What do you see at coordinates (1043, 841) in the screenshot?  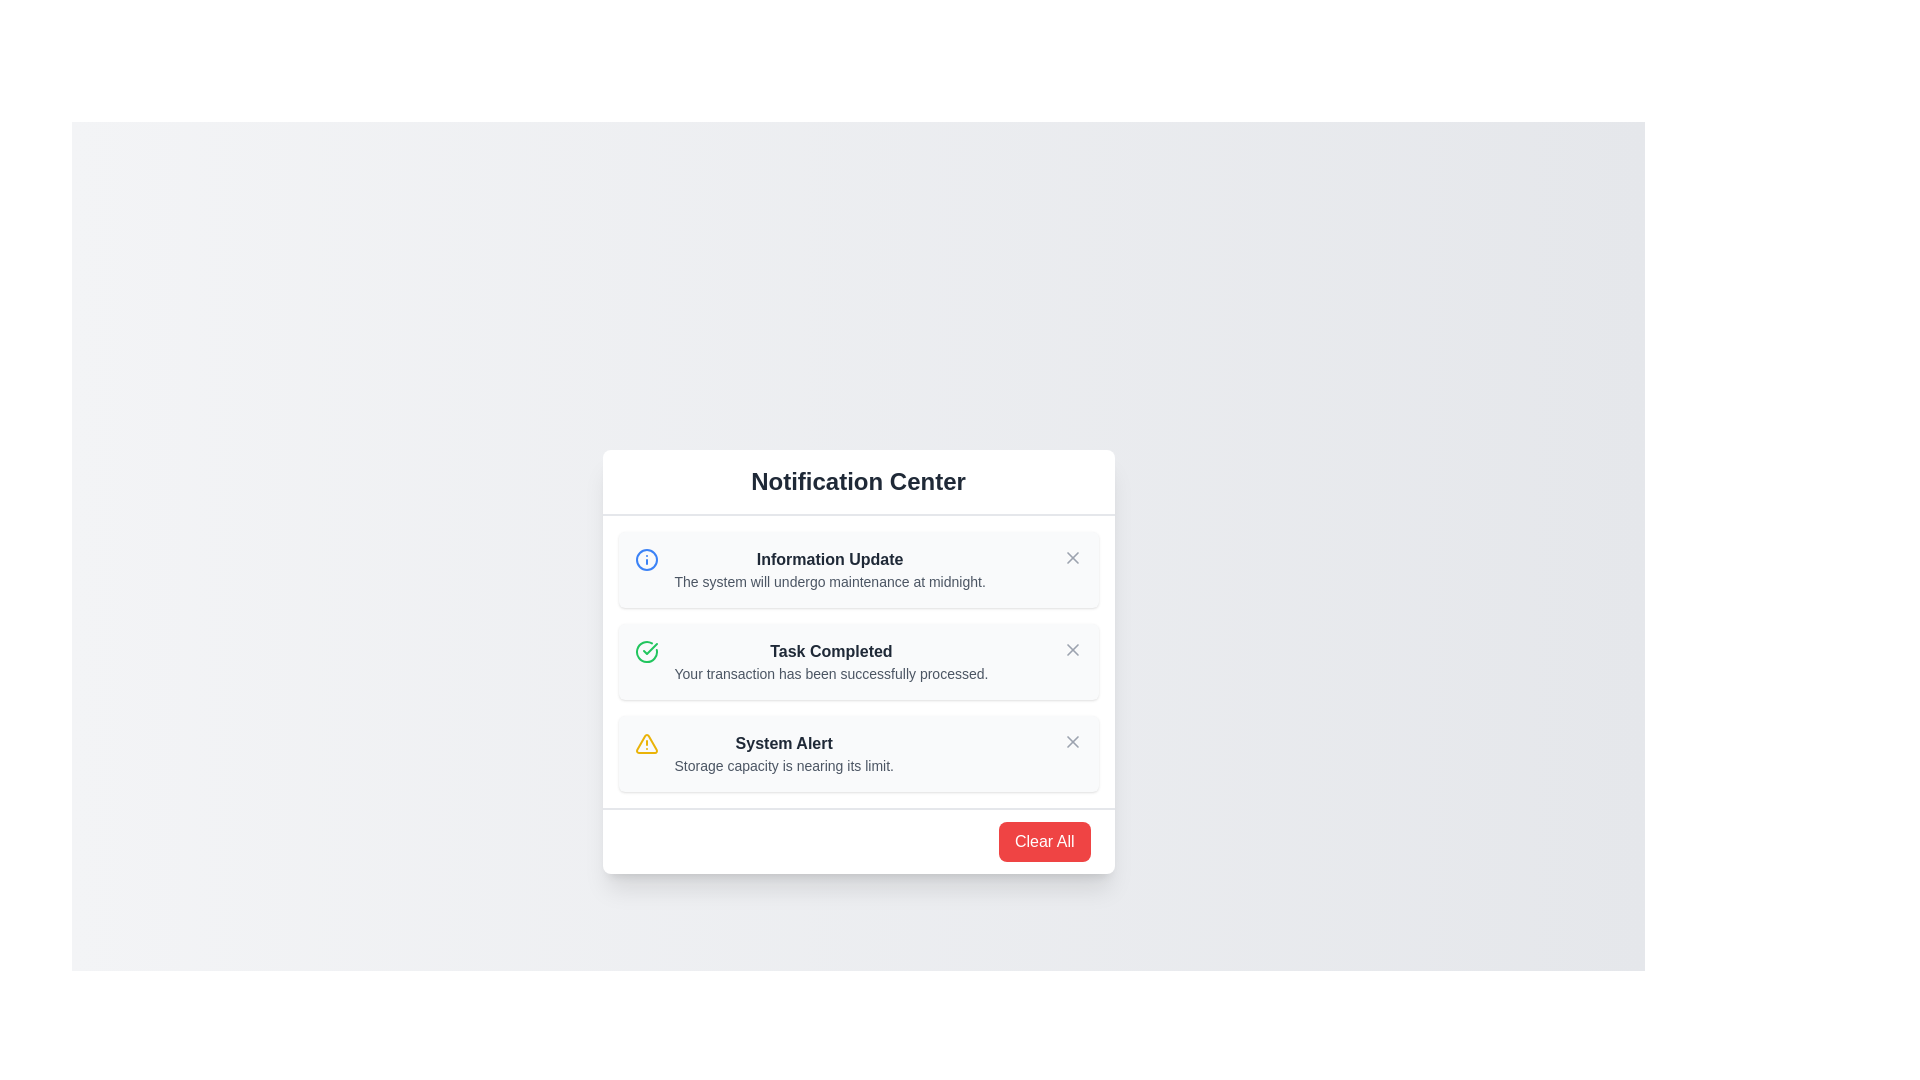 I see `the clear notifications button located at the bottom-right corner of the modal dialog` at bounding box center [1043, 841].